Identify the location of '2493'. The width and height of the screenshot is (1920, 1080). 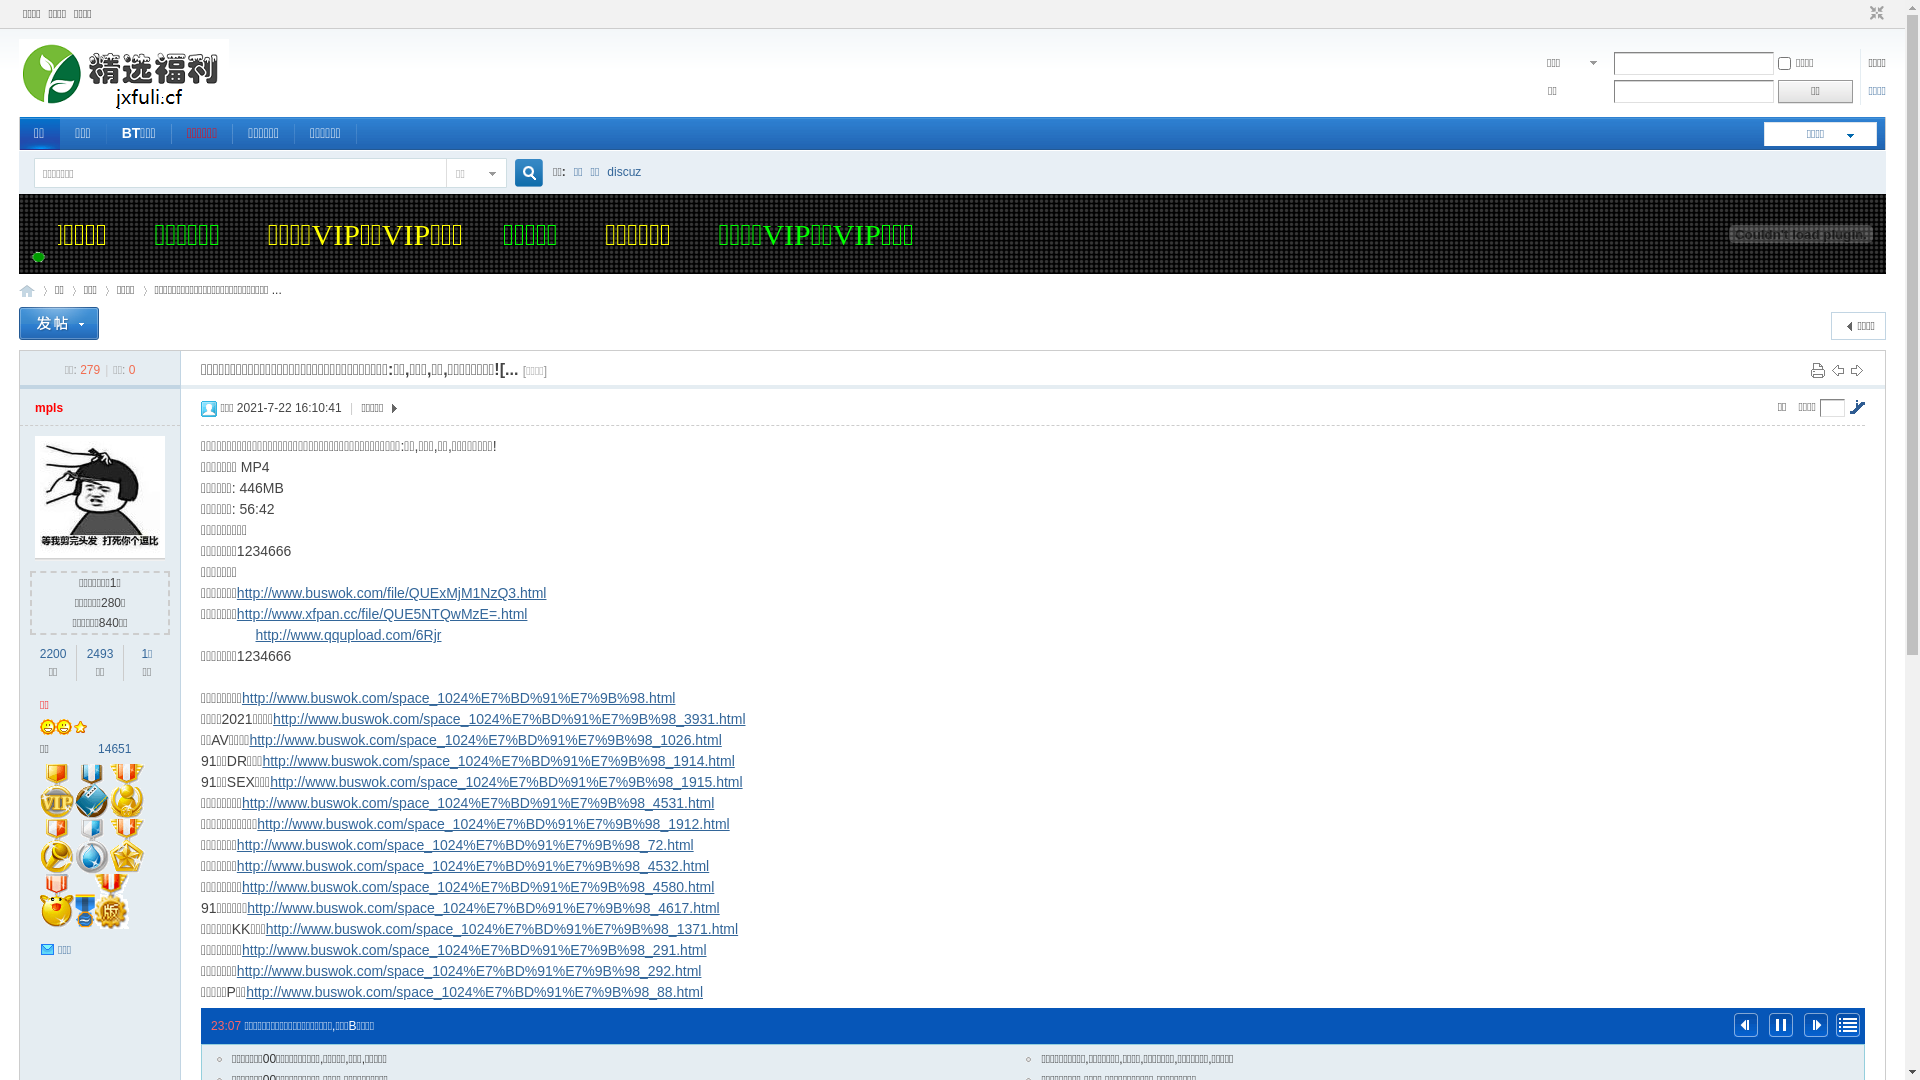
(99, 654).